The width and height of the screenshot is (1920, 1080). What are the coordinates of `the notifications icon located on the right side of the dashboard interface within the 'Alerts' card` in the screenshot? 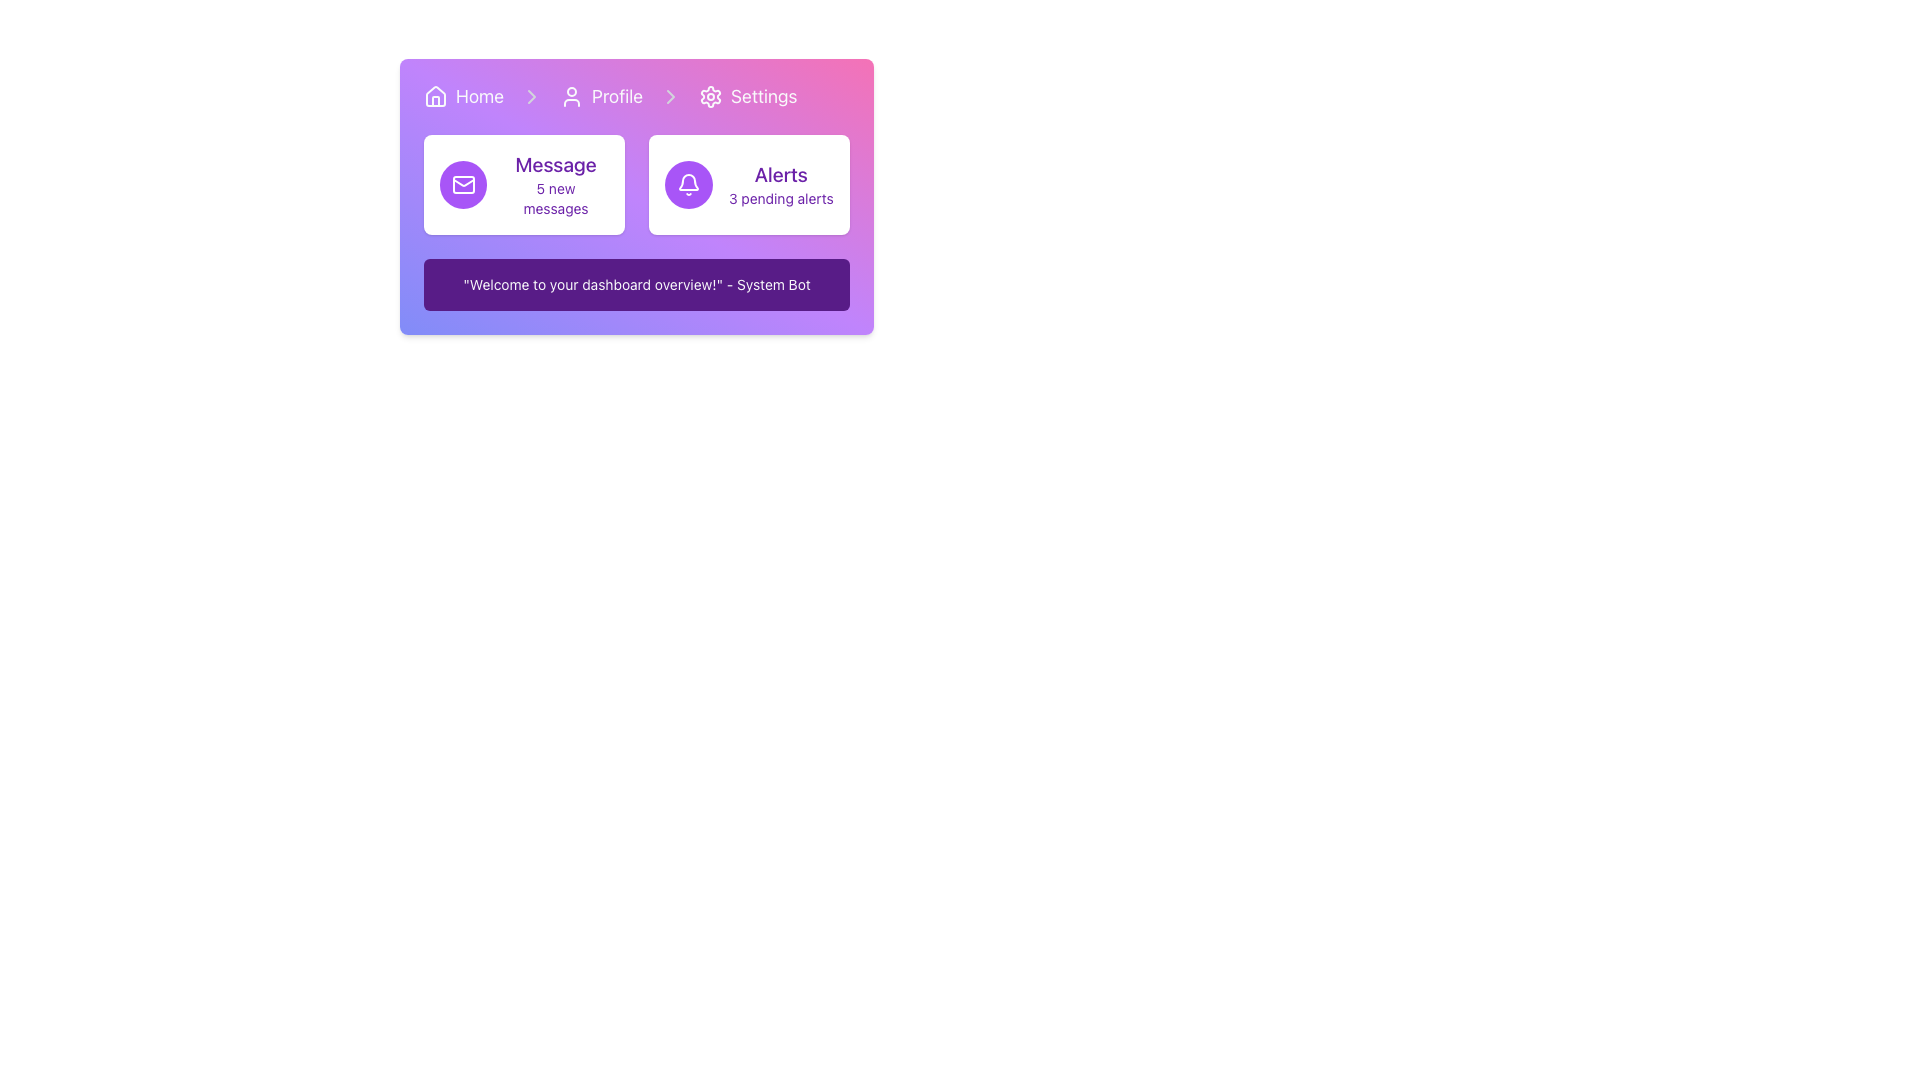 It's located at (689, 185).